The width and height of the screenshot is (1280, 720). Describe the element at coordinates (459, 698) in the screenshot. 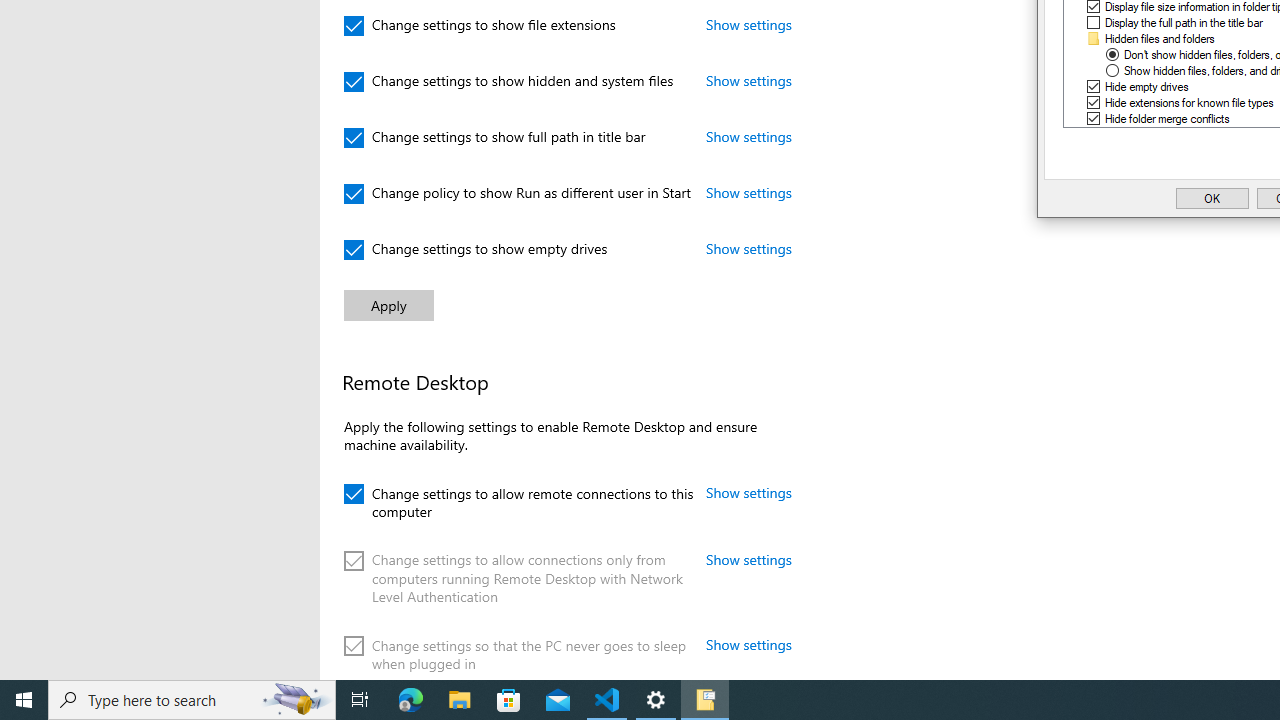

I see `'File Explorer'` at that location.